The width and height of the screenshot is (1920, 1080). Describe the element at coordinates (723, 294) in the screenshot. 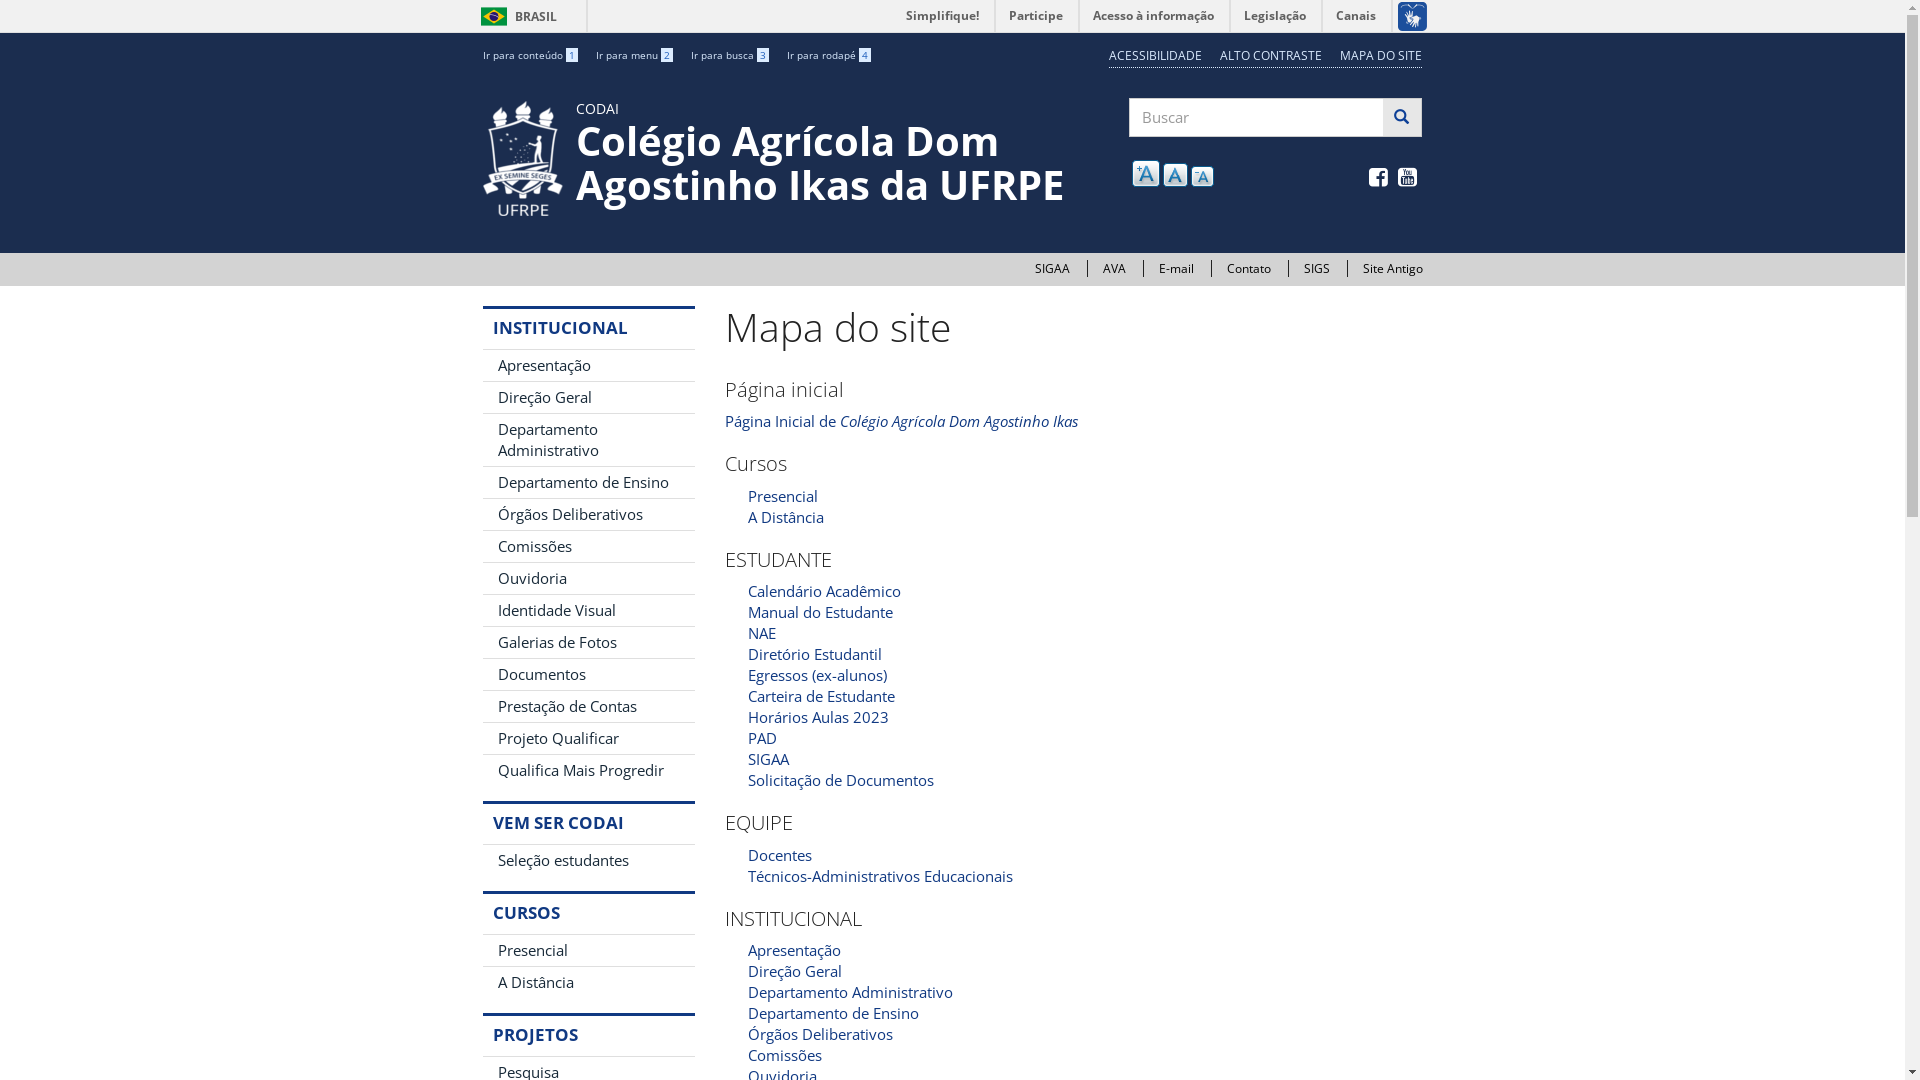

I see `' '` at that location.